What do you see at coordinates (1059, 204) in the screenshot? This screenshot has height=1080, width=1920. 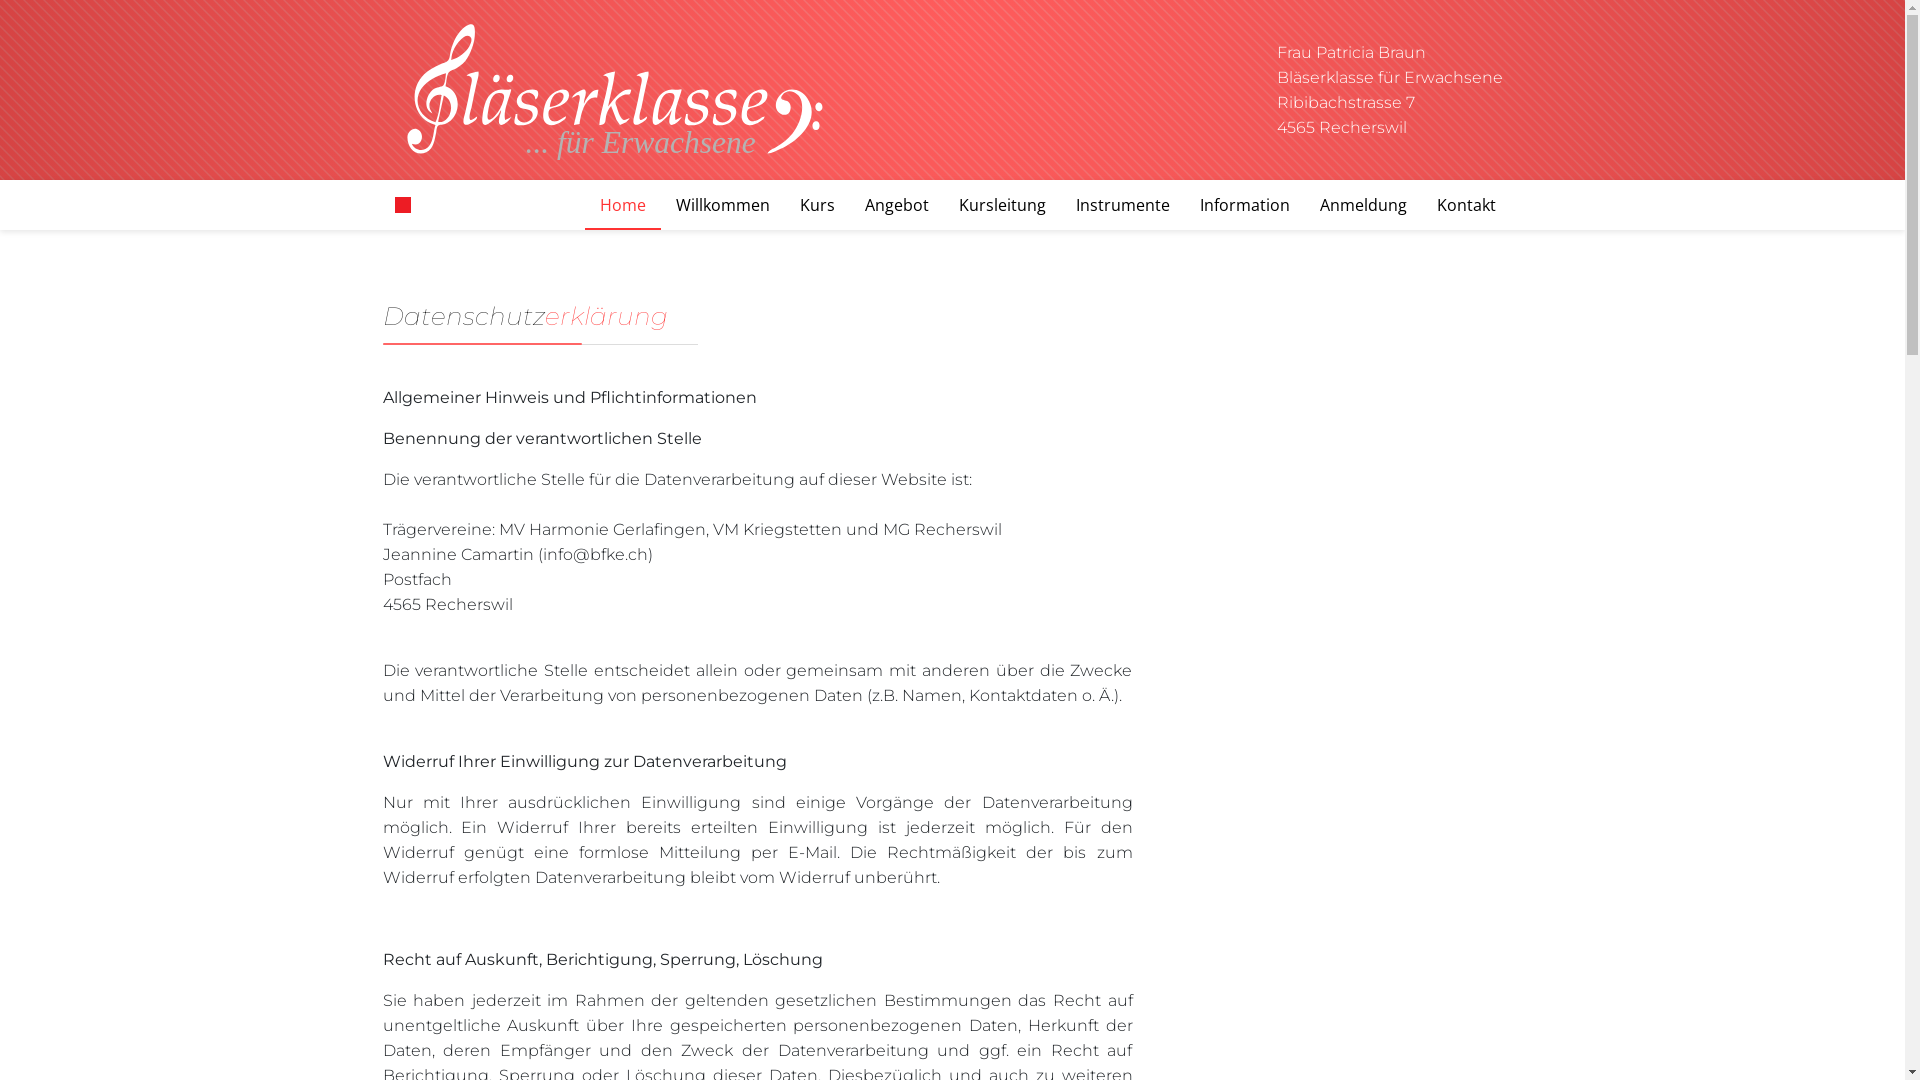 I see `'Instrumente'` at bounding box center [1059, 204].